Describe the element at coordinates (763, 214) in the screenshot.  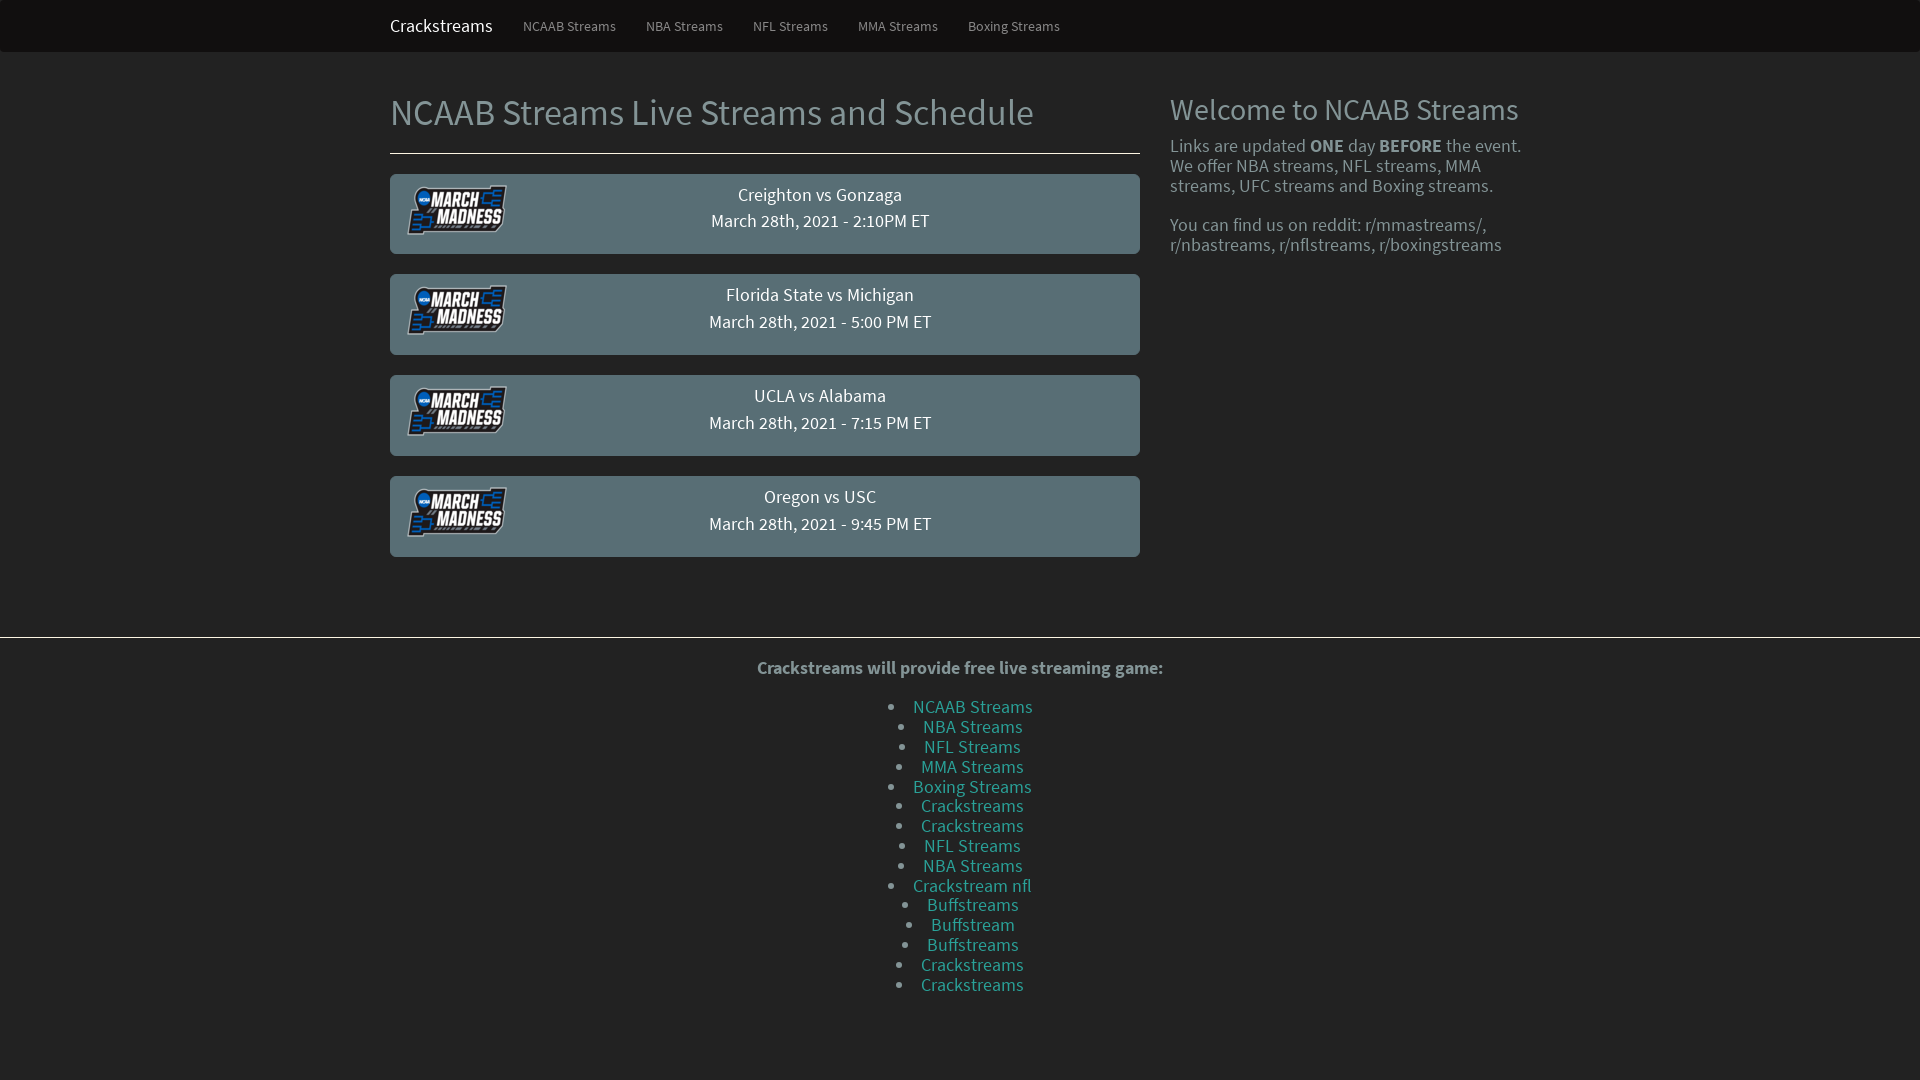
I see `'Creighton vs Gonzaga` at that location.